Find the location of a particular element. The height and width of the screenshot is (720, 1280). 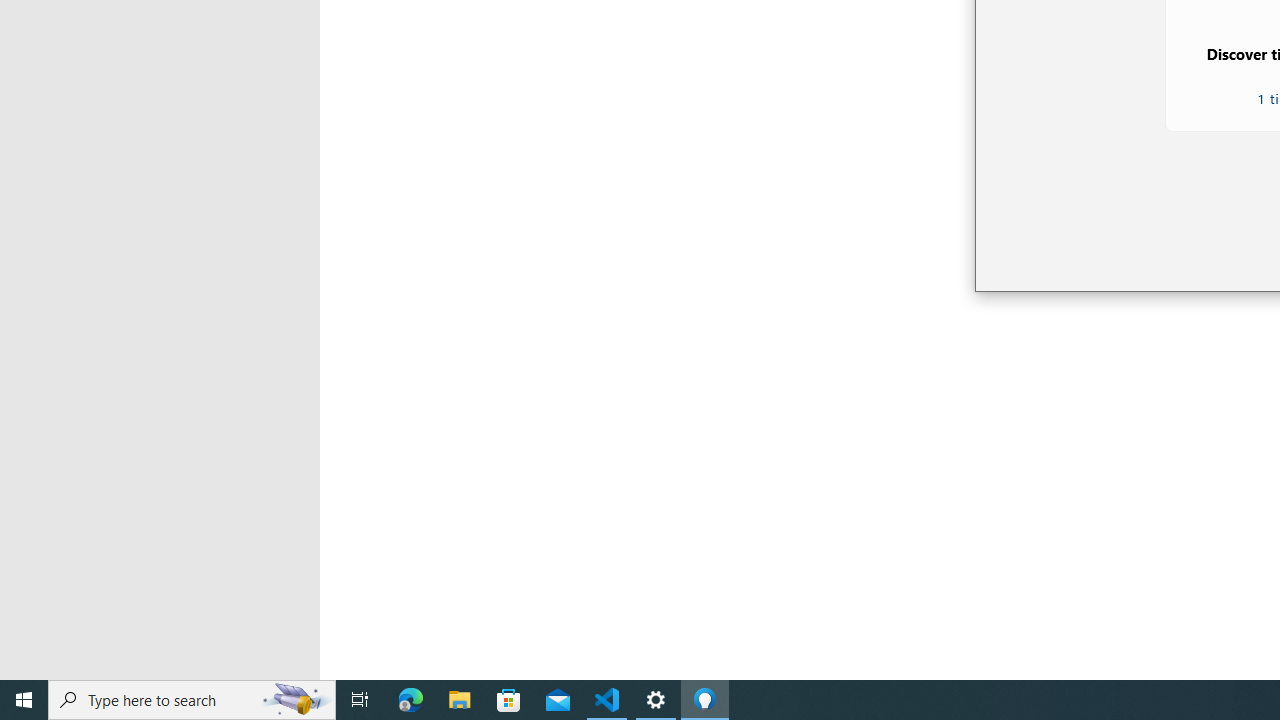

'Type here to search' is located at coordinates (192, 698).